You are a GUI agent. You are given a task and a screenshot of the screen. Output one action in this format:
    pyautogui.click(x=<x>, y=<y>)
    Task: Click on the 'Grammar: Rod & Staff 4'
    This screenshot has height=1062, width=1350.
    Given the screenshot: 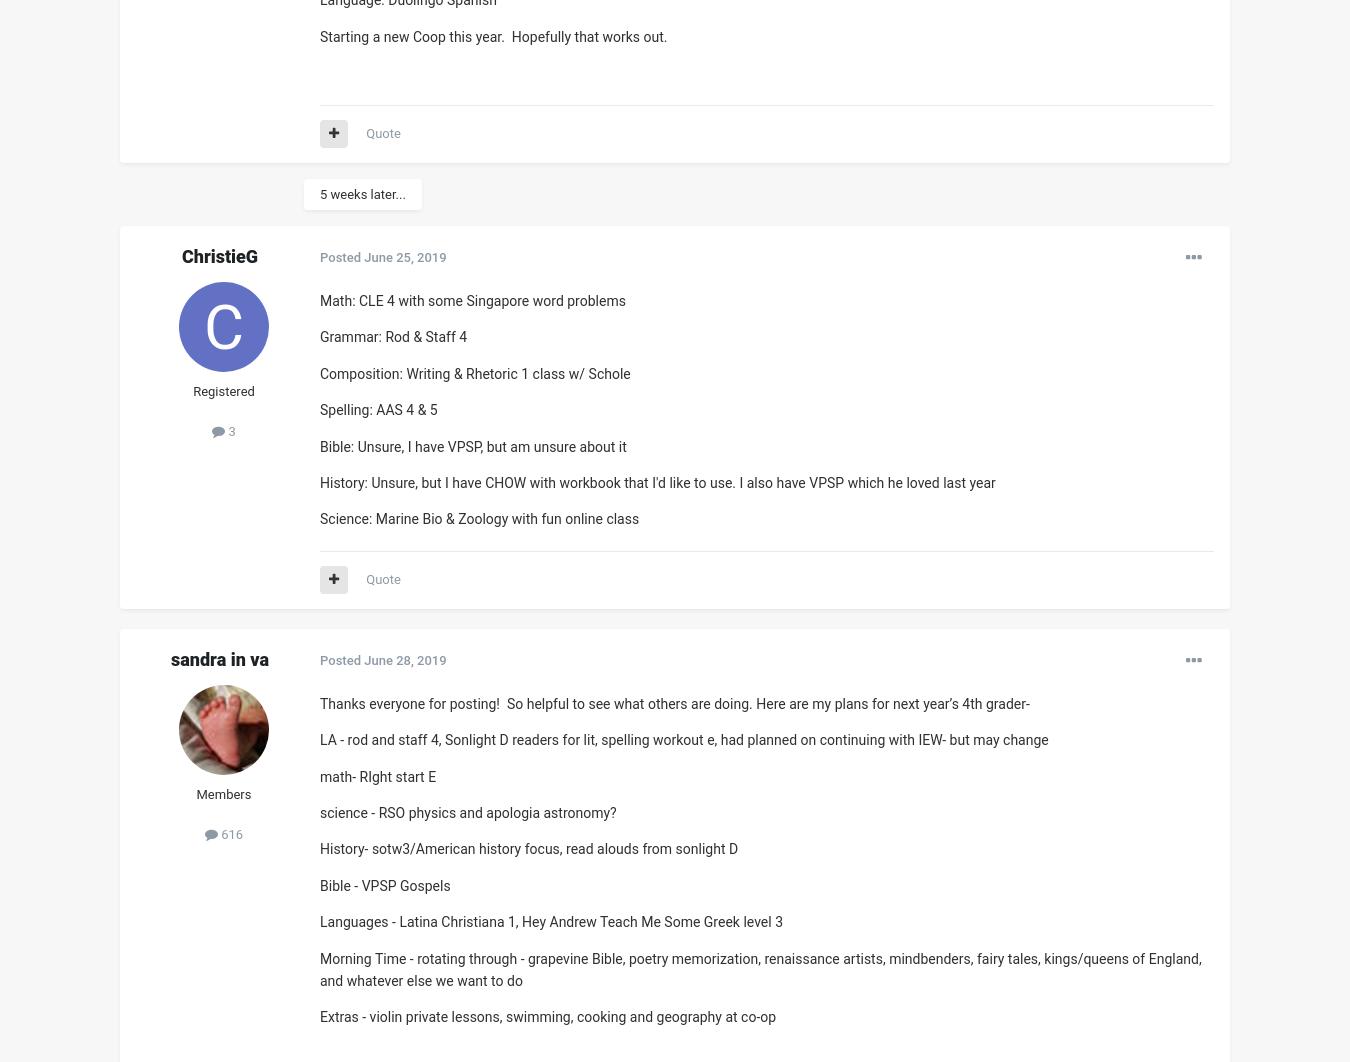 What is the action you would take?
    pyautogui.click(x=393, y=335)
    